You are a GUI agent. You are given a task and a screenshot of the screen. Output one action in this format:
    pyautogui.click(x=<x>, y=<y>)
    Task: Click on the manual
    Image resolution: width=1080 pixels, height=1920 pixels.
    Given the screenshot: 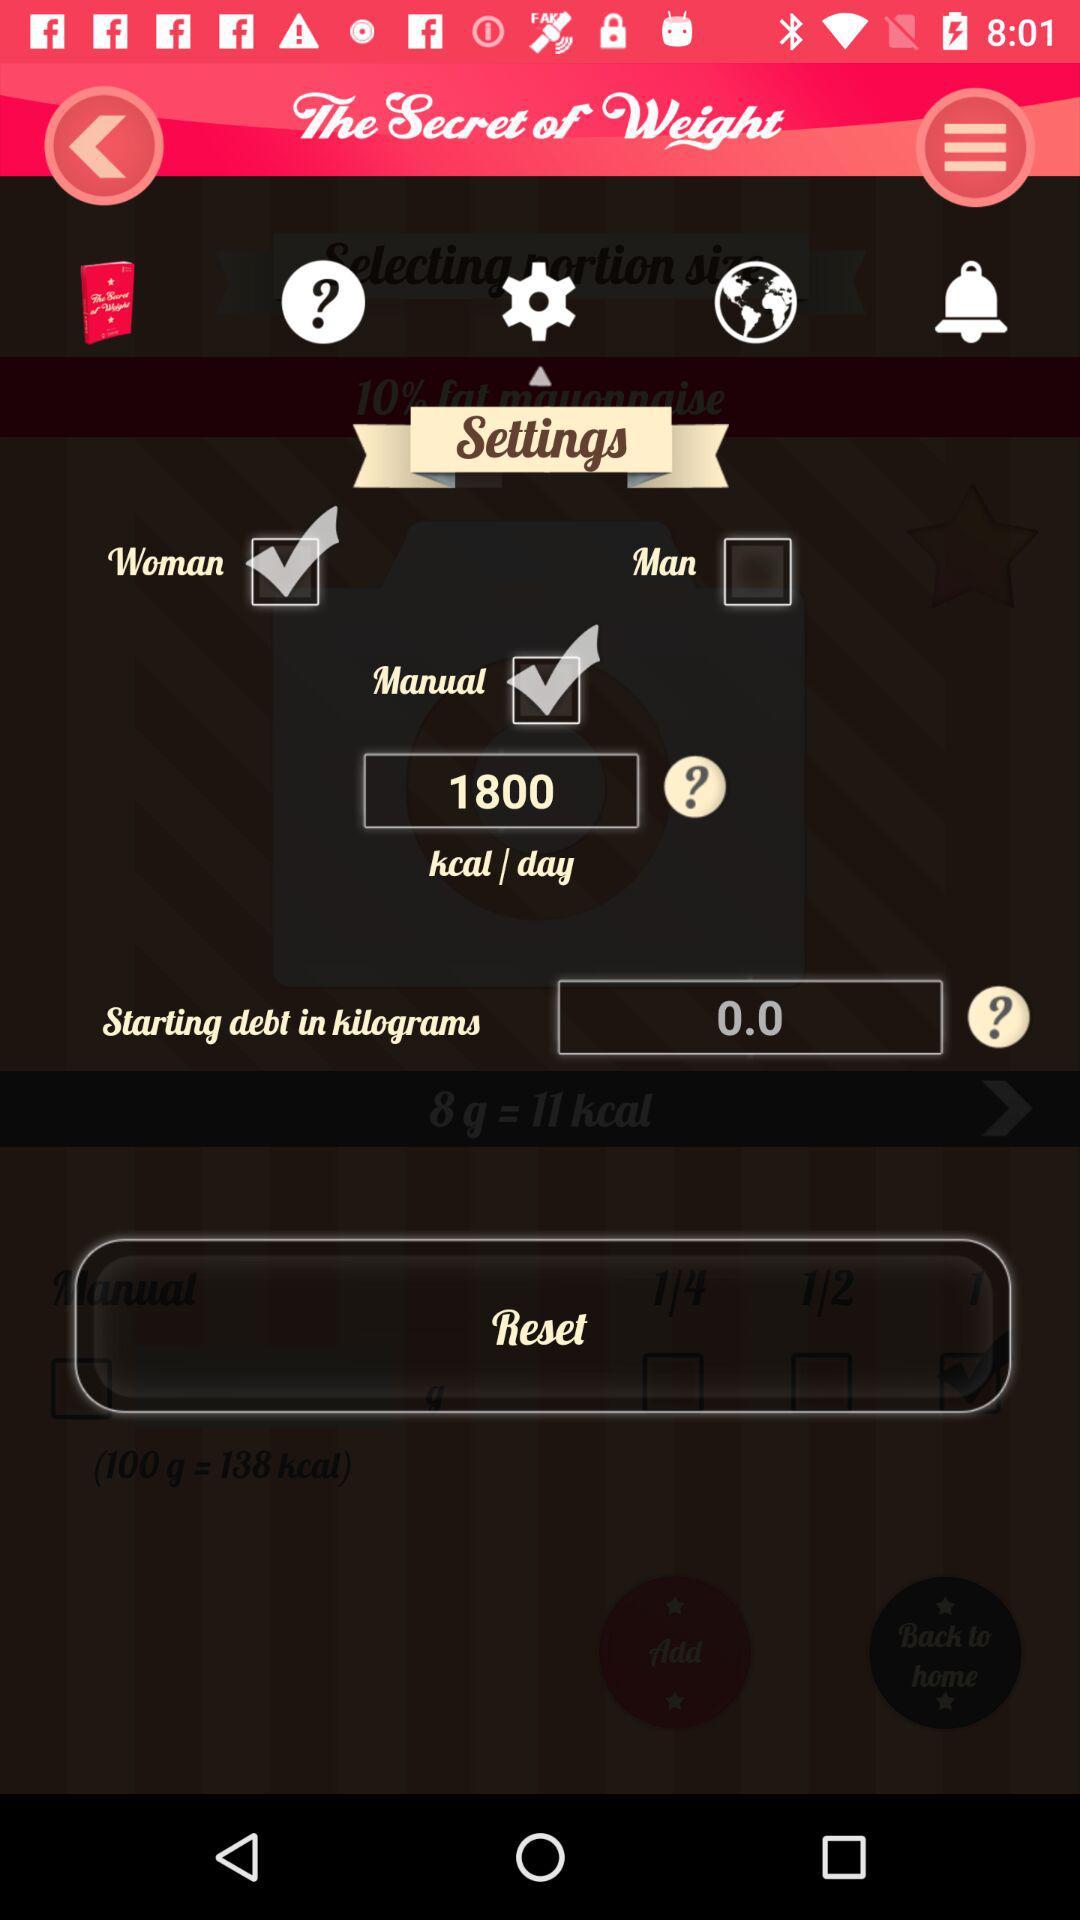 What is the action you would take?
    pyautogui.click(x=551, y=679)
    